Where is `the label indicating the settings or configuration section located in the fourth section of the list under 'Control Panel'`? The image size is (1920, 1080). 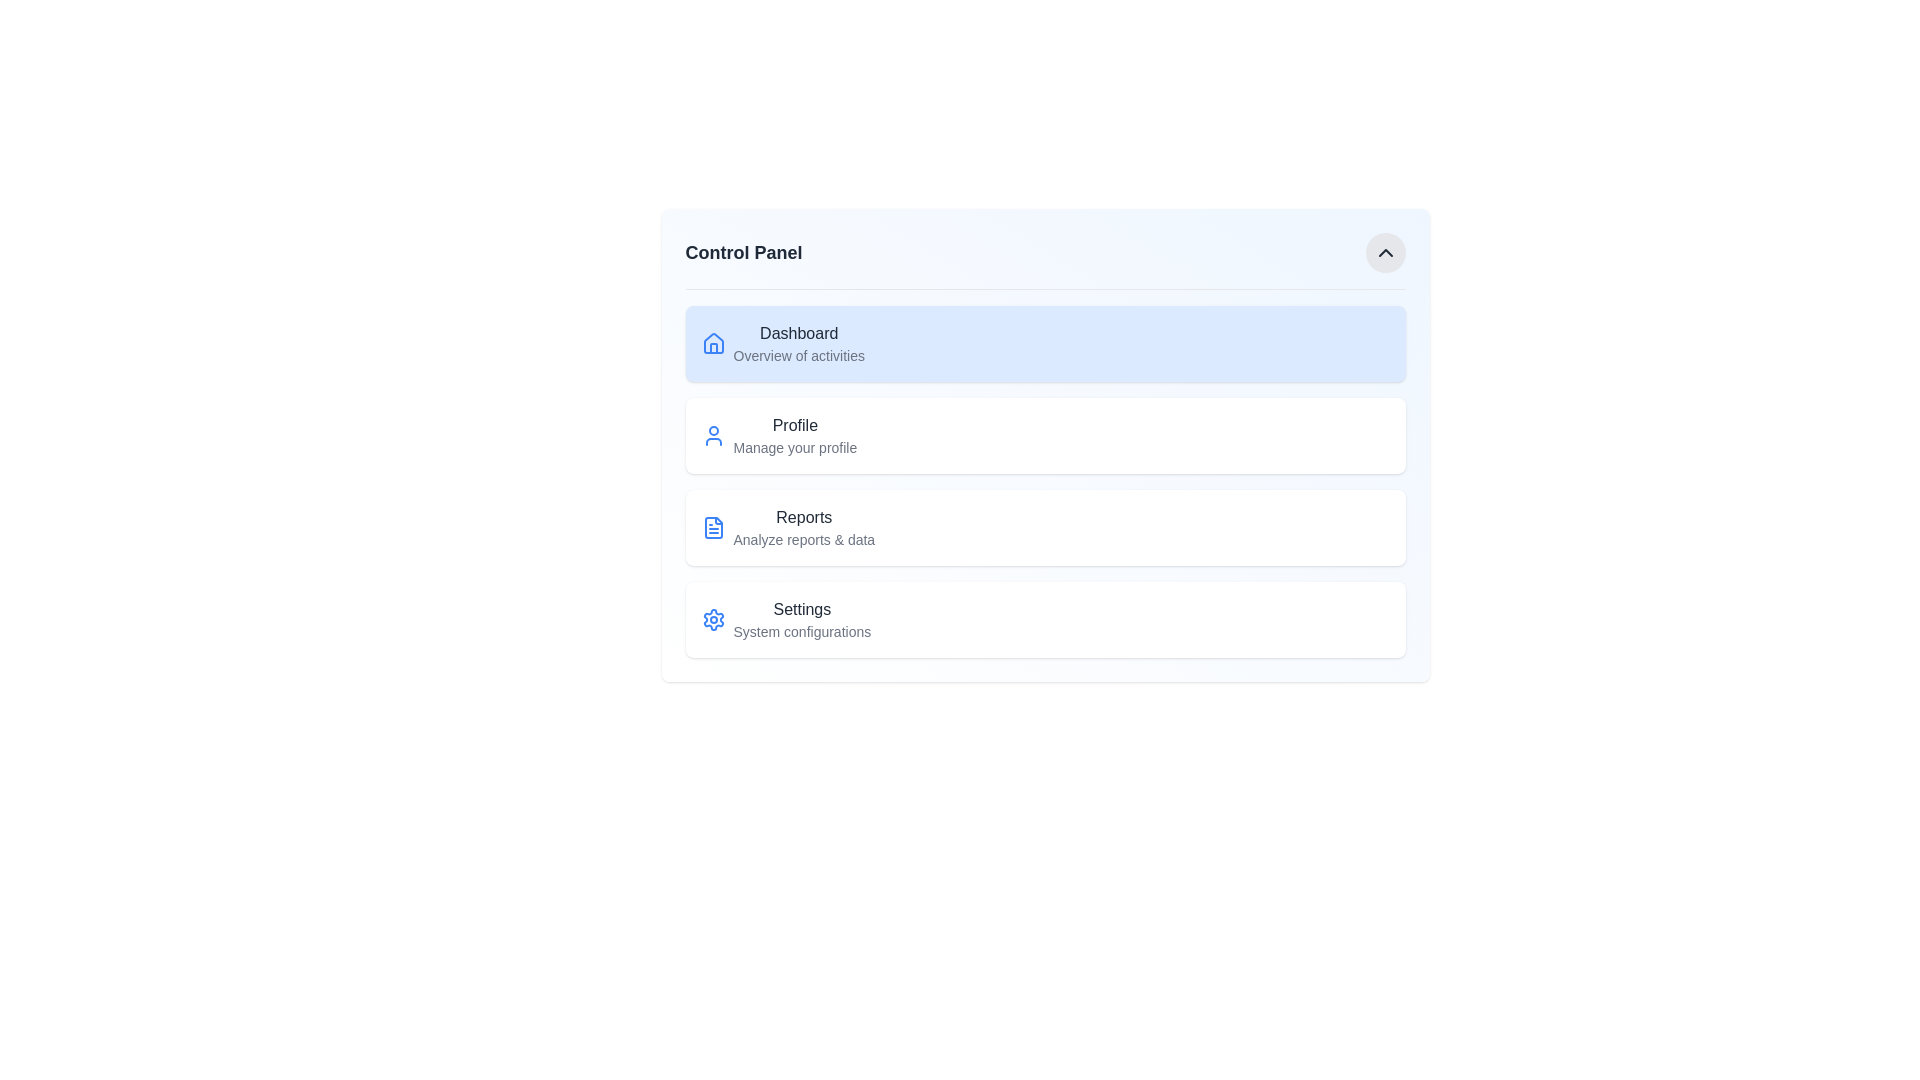
the label indicating the settings or configuration section located in the fourth section of the list under 'Control Panel' is located at coordinates (802, 619).